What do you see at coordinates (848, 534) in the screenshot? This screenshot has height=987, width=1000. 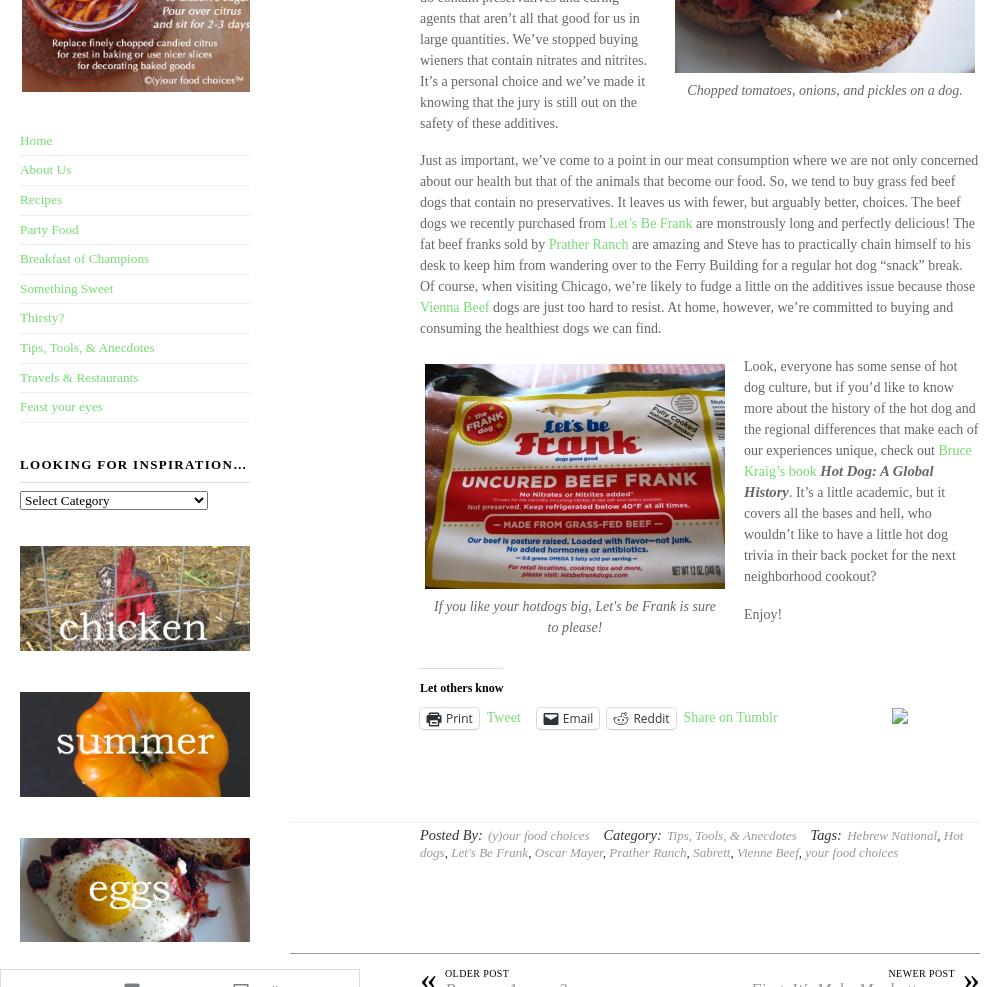 I see `'. It’s a little academic, but it covers all the bases and hell, who wouldn’t like to have a little hot dog trivia in their back pocket for the next neighborhood cookout?'` at bounding box center [848, 534].